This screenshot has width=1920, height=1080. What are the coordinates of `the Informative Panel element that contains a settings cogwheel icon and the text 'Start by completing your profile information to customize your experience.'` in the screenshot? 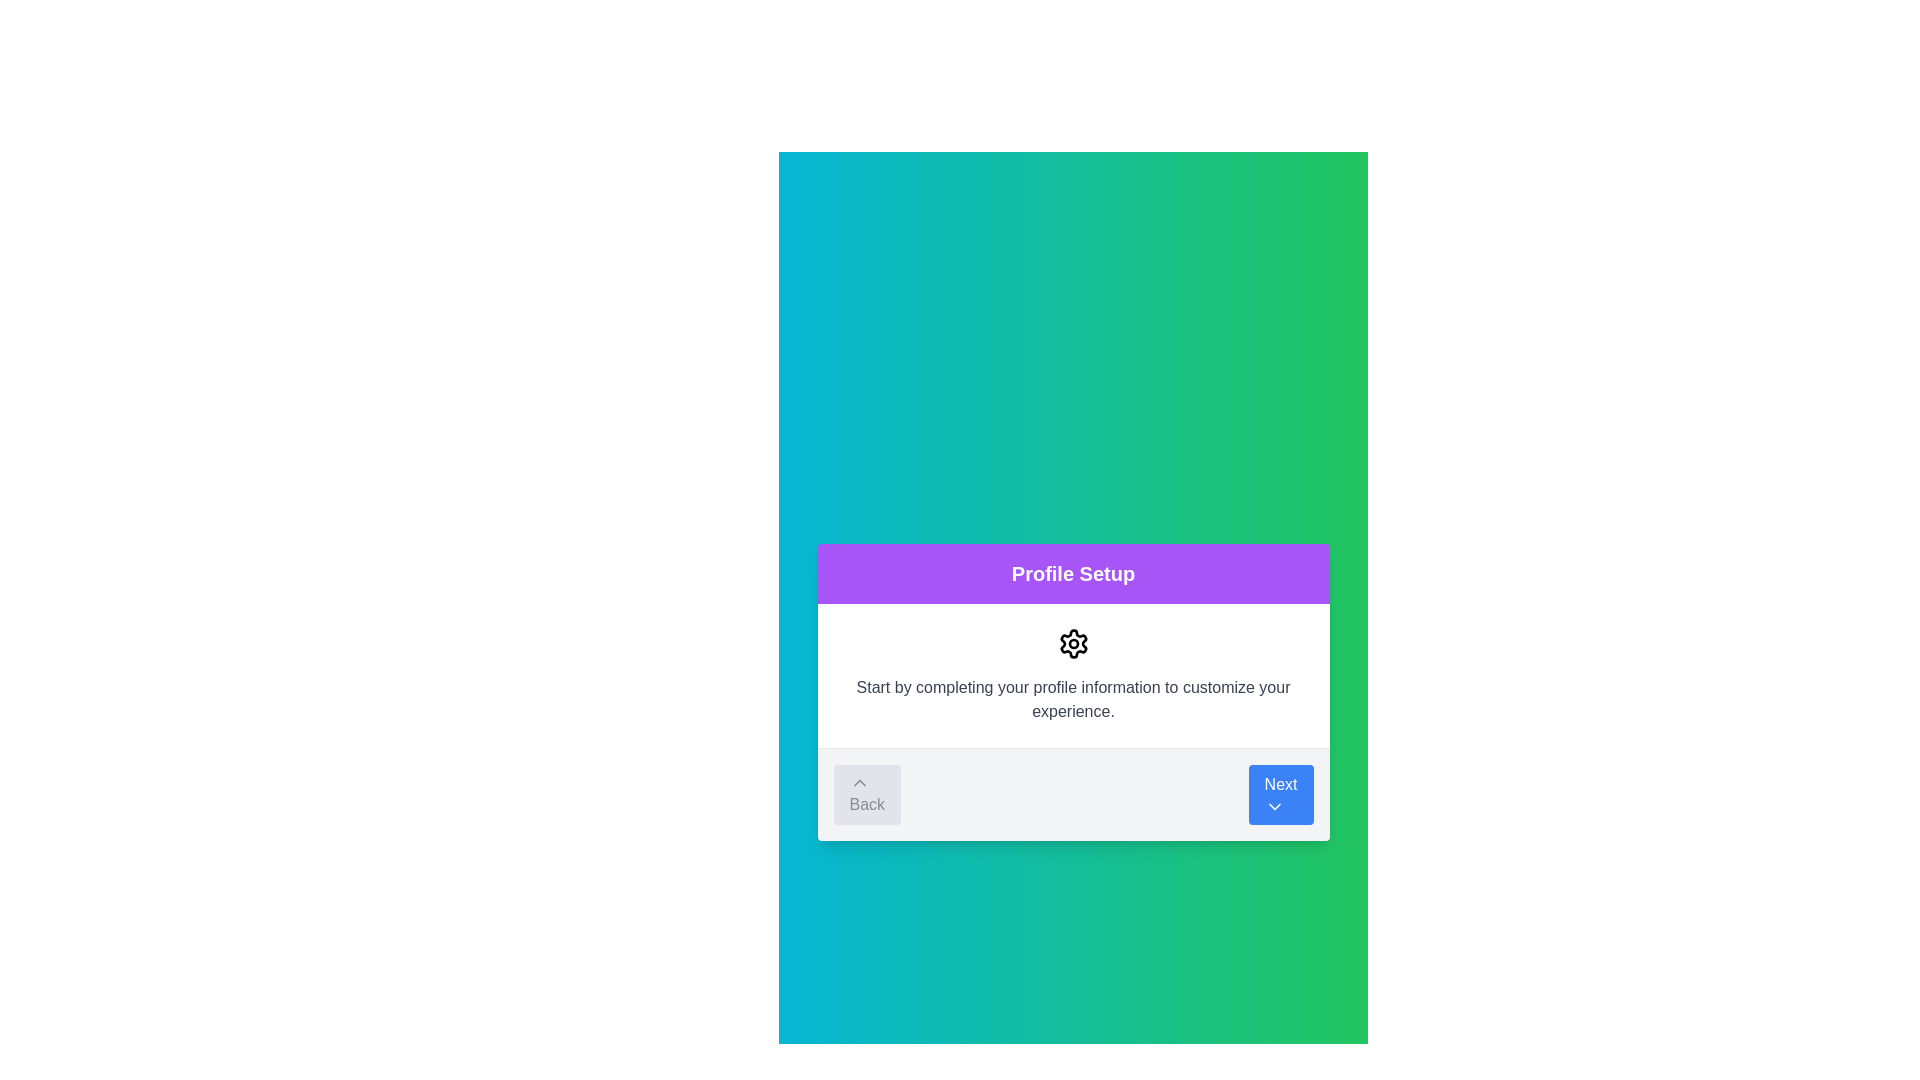 It's located at (1072, 675).